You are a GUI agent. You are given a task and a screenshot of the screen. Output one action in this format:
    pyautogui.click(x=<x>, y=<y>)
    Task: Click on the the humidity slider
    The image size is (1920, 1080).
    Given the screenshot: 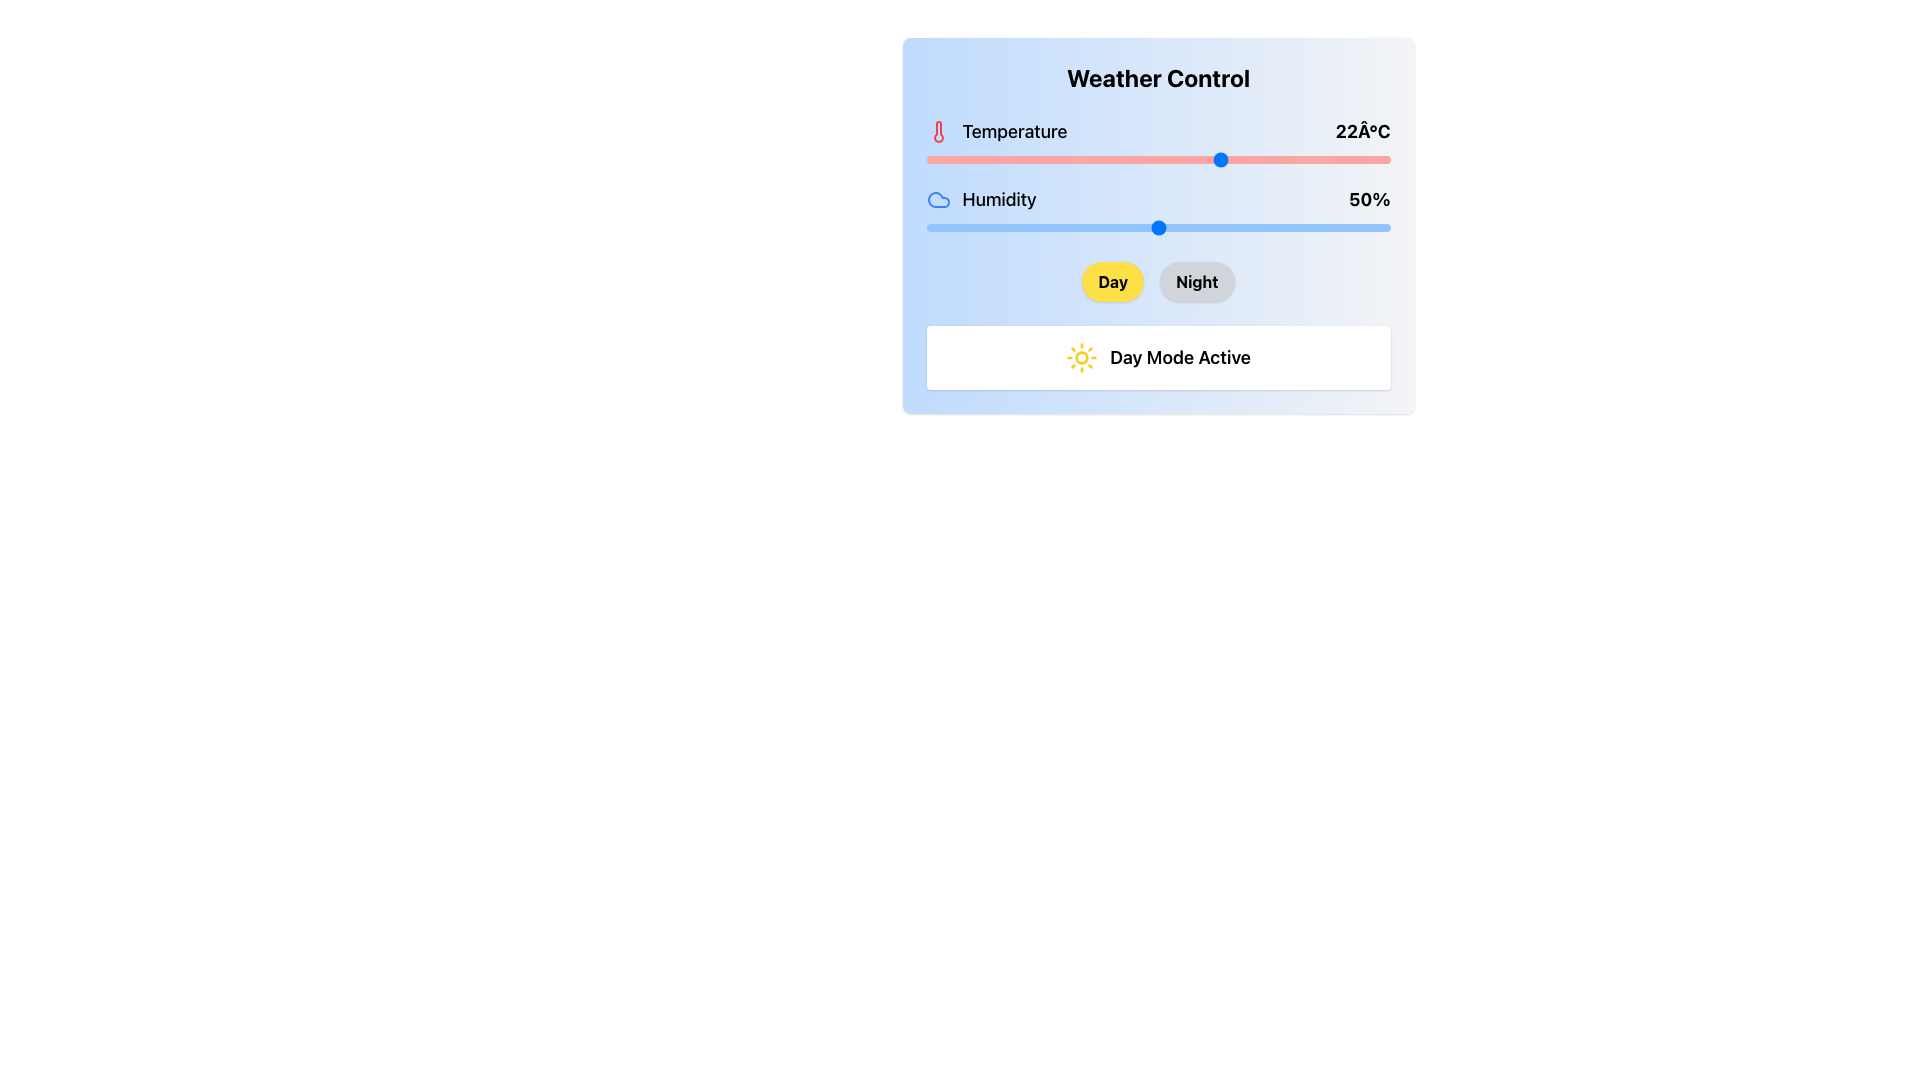 What is the action you would take?
    pyautogui.click(x=1139, y=226)
    